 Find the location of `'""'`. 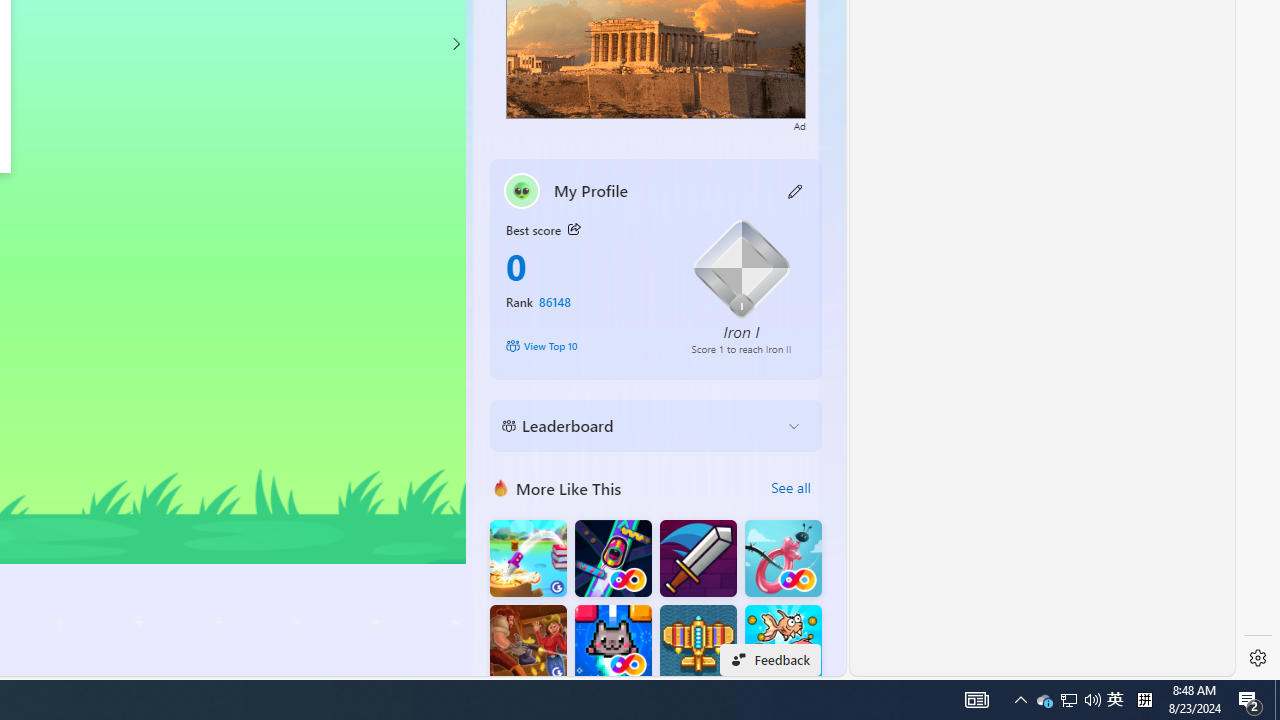

'""' is located at coordinates (522, 190).